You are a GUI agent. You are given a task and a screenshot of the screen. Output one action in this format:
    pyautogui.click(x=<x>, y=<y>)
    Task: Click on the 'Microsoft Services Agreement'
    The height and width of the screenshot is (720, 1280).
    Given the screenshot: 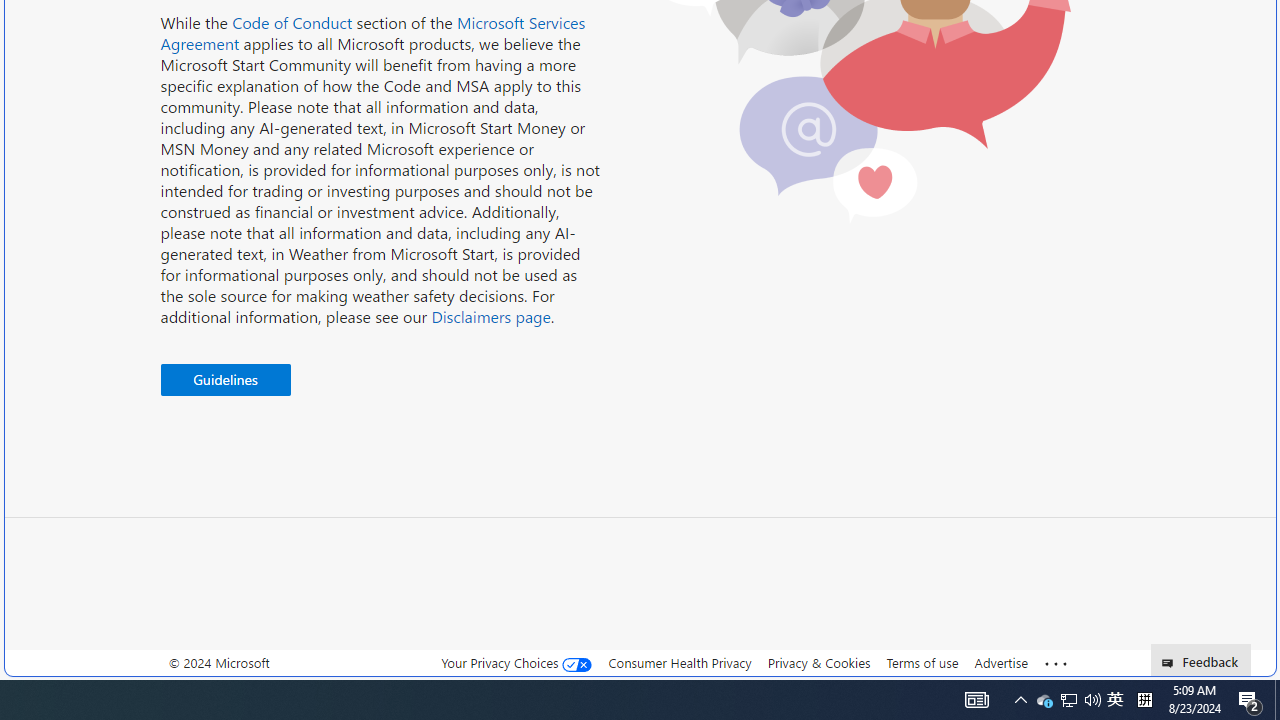 What is the action you would take?
    pyautogui.click(x=373, y=33)
    